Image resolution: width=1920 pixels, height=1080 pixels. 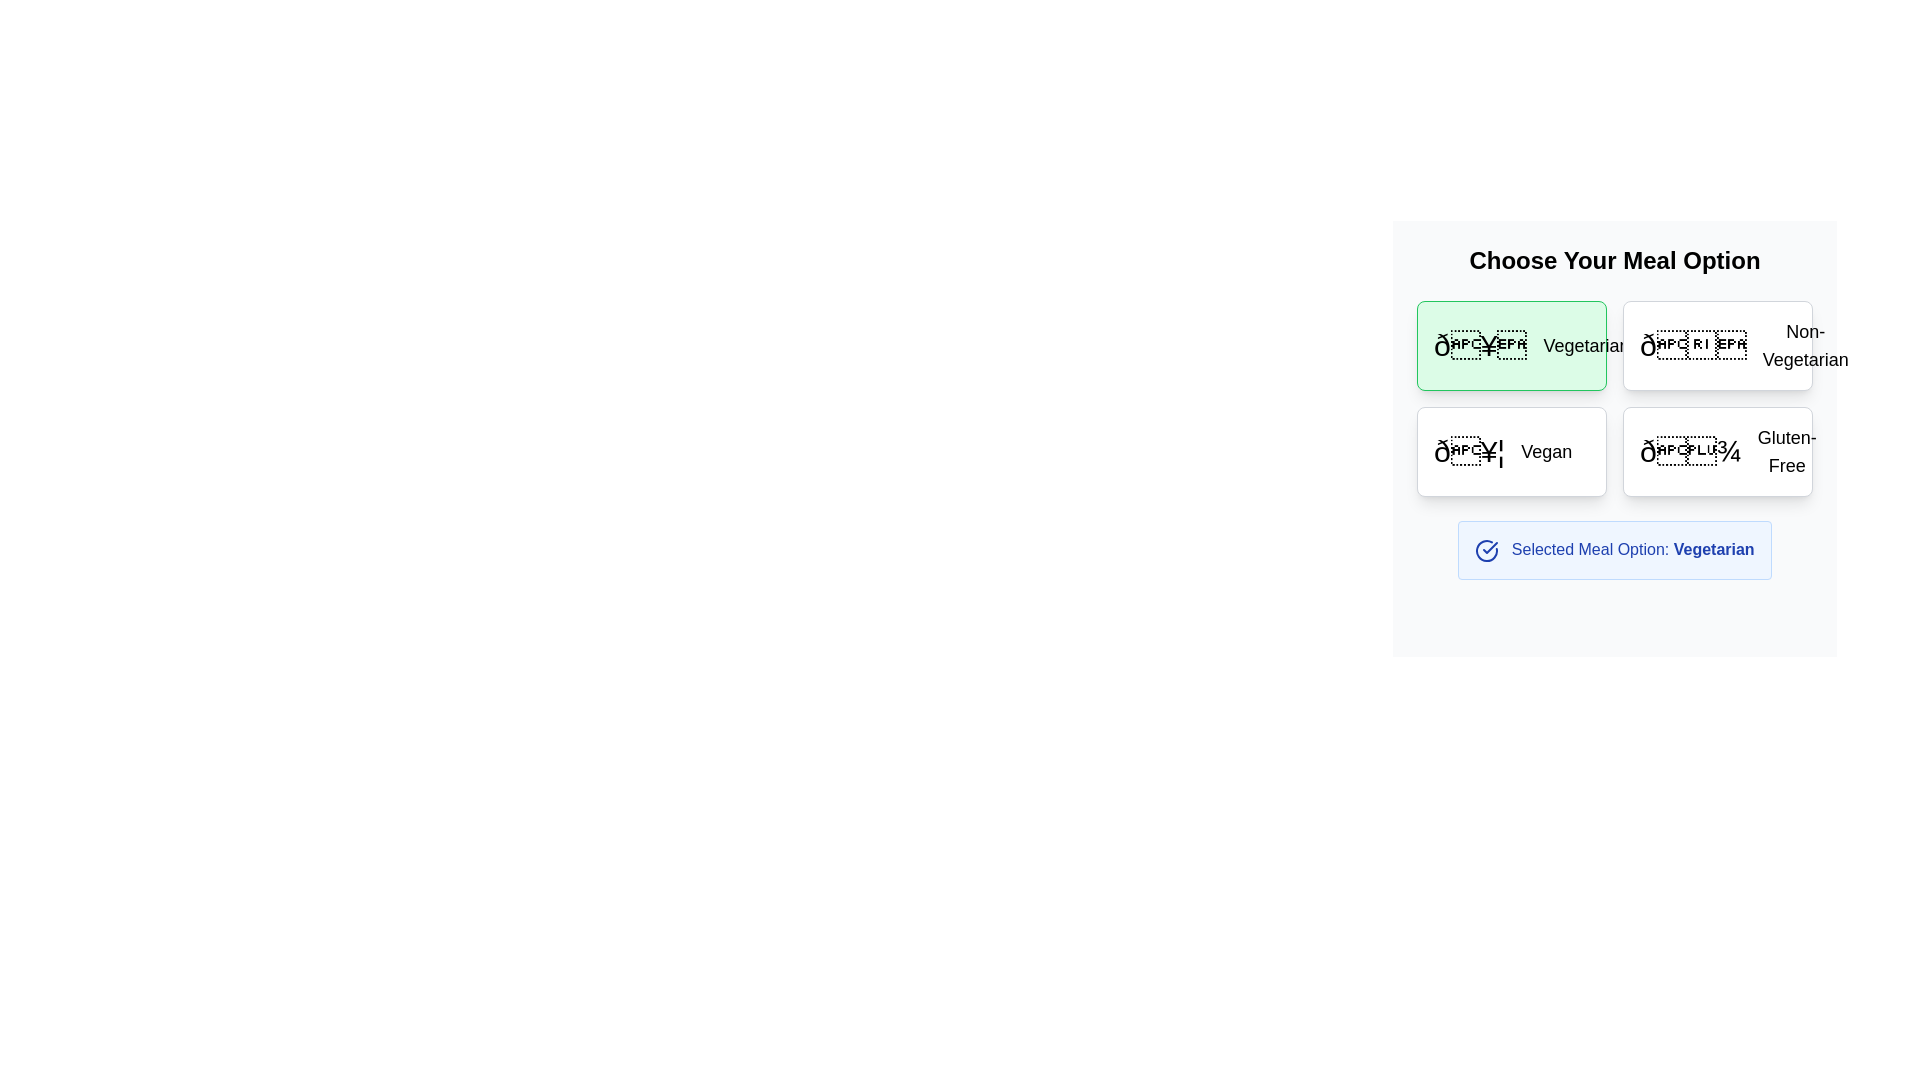 I want to click on the static text element styled as a header that introduces users to select their preferred meal option, located at the top of the meal options grid, so click(x=1614, y=260).